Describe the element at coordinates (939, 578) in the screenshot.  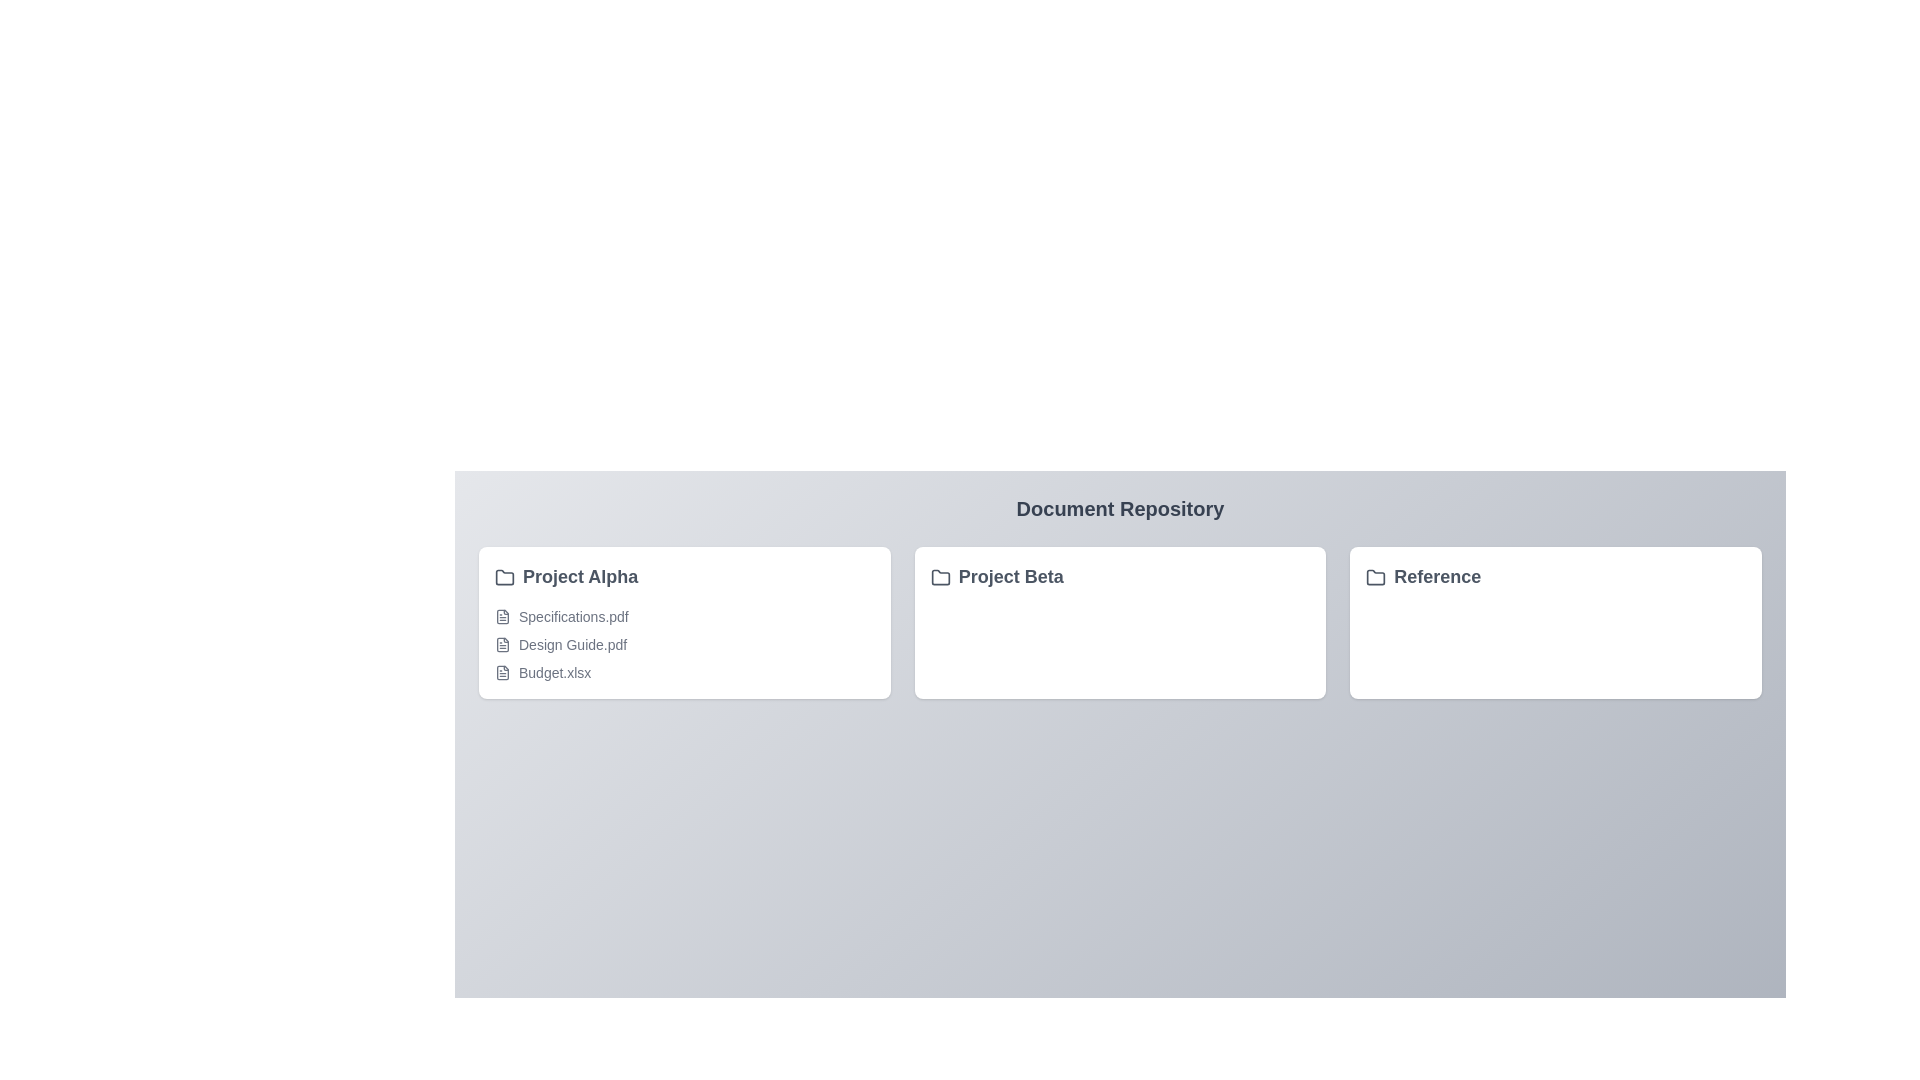
I see `the folder icon representing 'Project Beta', which is located in the header section, directly preceding the text 'Project Beta'` at that location.